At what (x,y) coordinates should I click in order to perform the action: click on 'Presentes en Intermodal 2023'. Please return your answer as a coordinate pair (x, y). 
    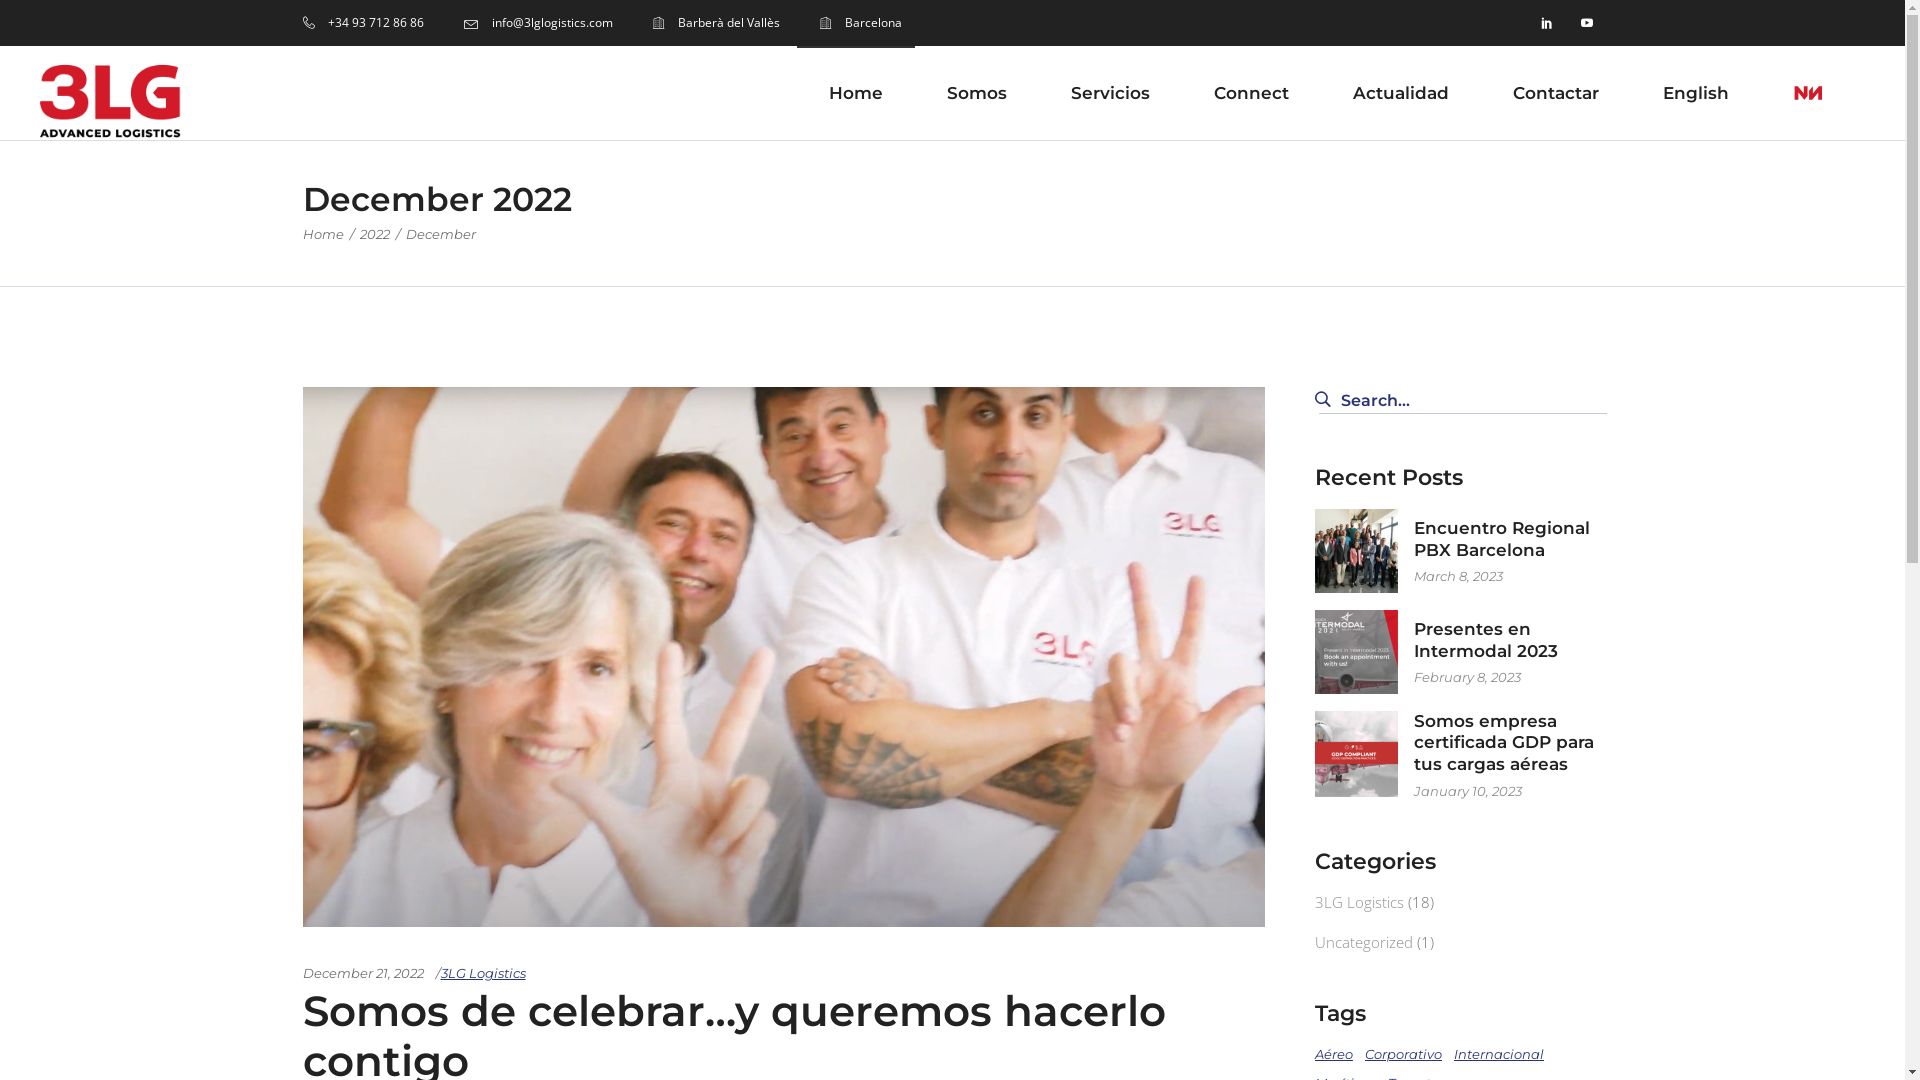
    Looking at the image, I should click on (1486, 640).